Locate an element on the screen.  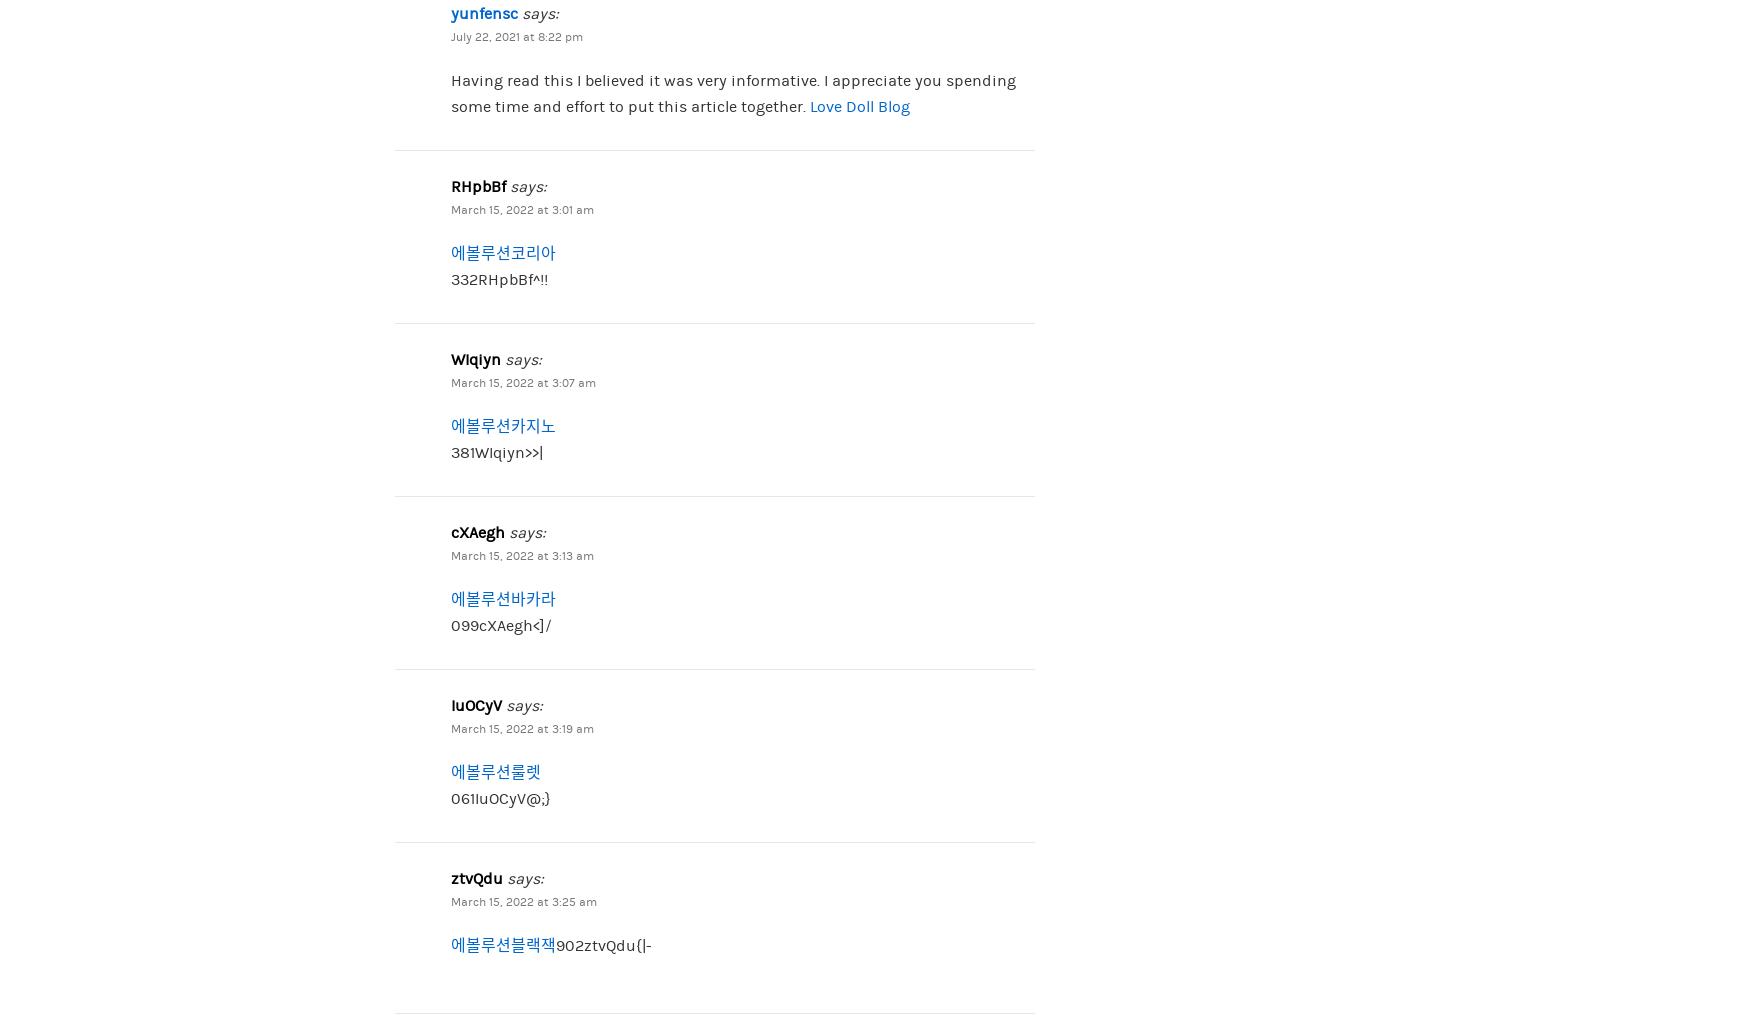
'March 15, 2022 at 3:13 am' is located at coordinates (450, 555).